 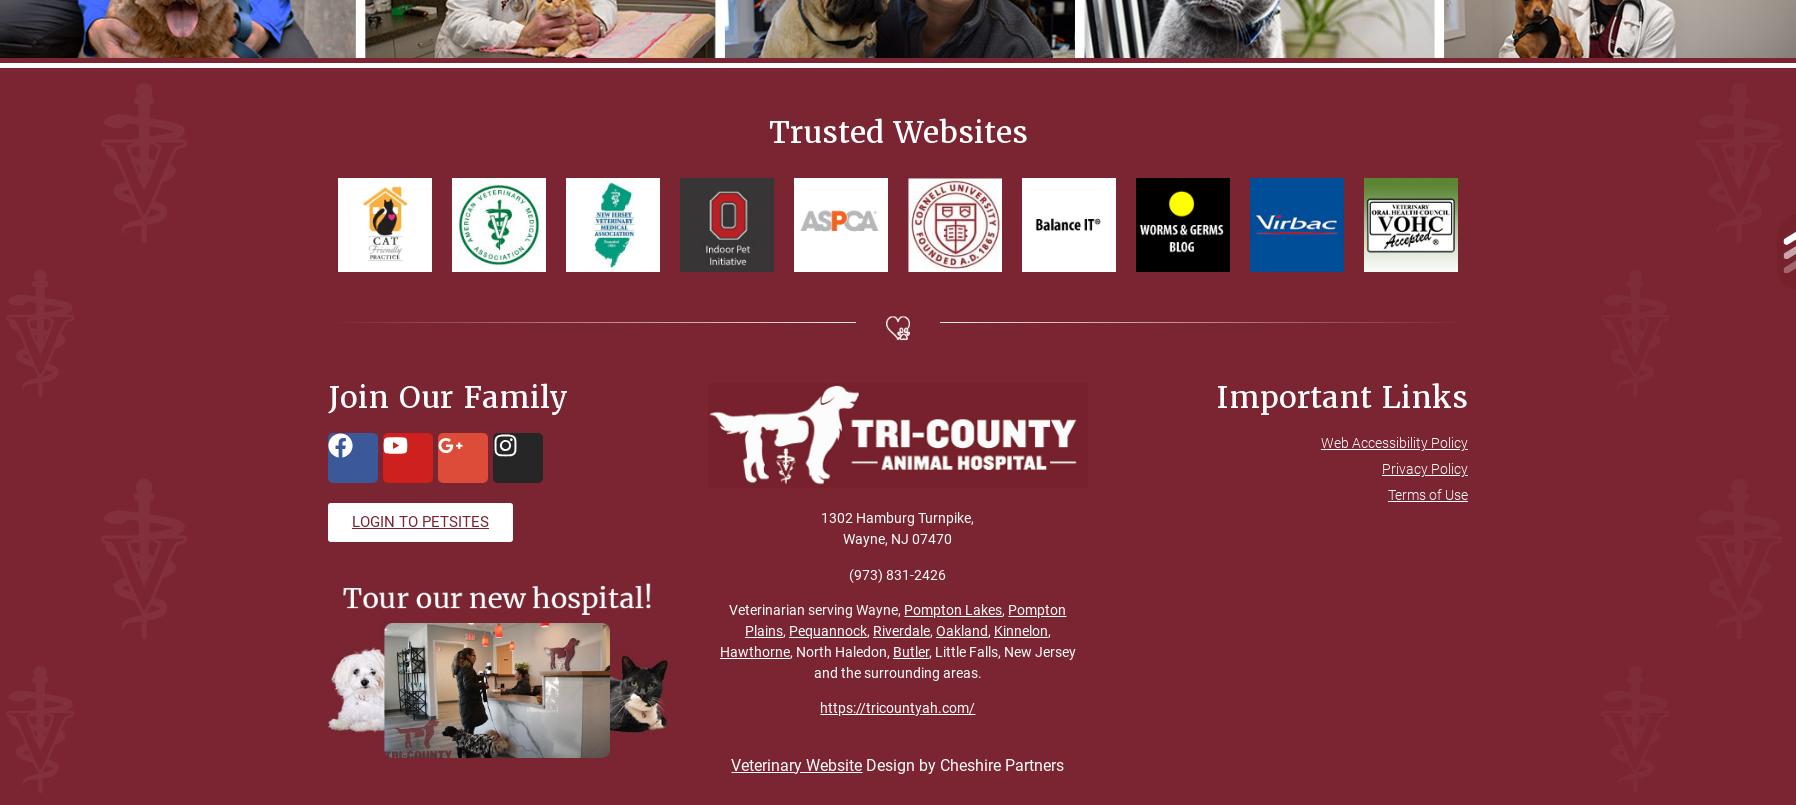 I want to click on '1302 Hamburg Turnpike,', so click(x=897, y=518).